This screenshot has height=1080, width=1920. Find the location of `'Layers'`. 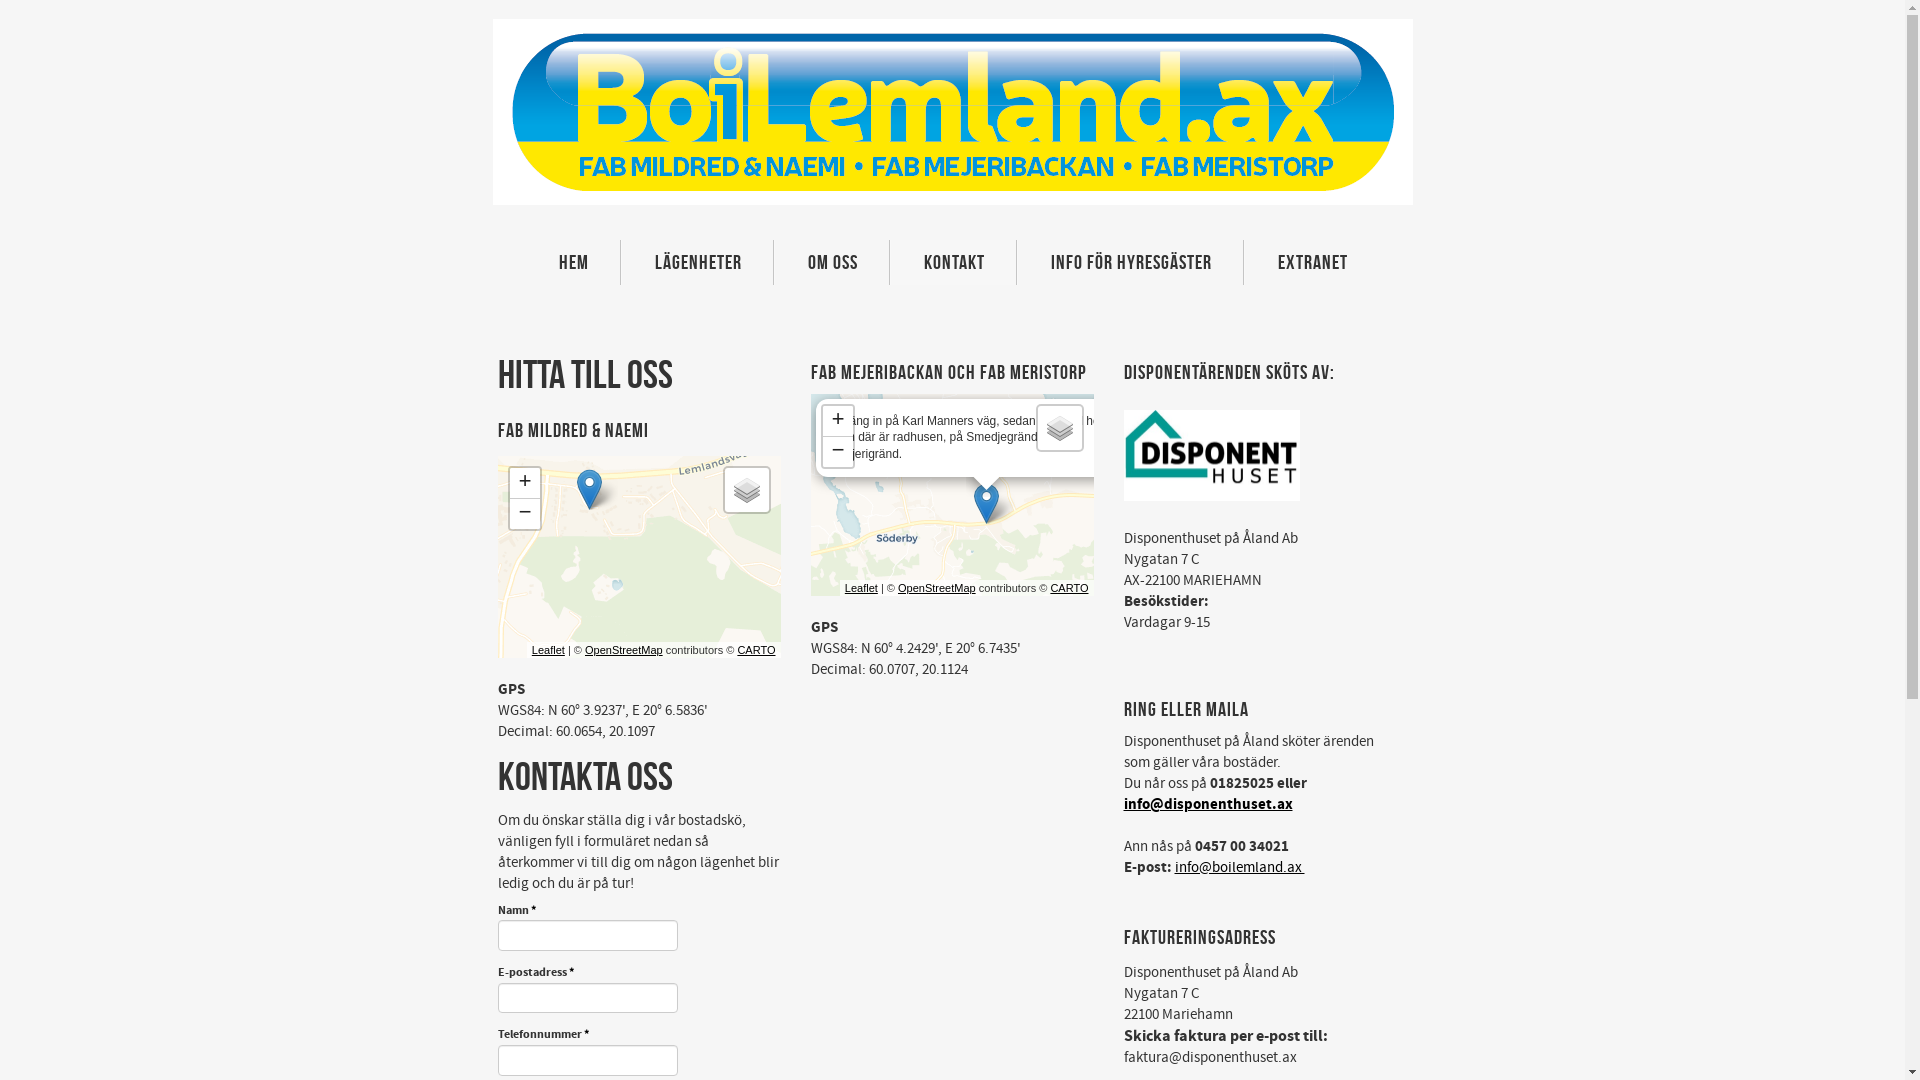

'Layers' is located at coordinates (744, 489).